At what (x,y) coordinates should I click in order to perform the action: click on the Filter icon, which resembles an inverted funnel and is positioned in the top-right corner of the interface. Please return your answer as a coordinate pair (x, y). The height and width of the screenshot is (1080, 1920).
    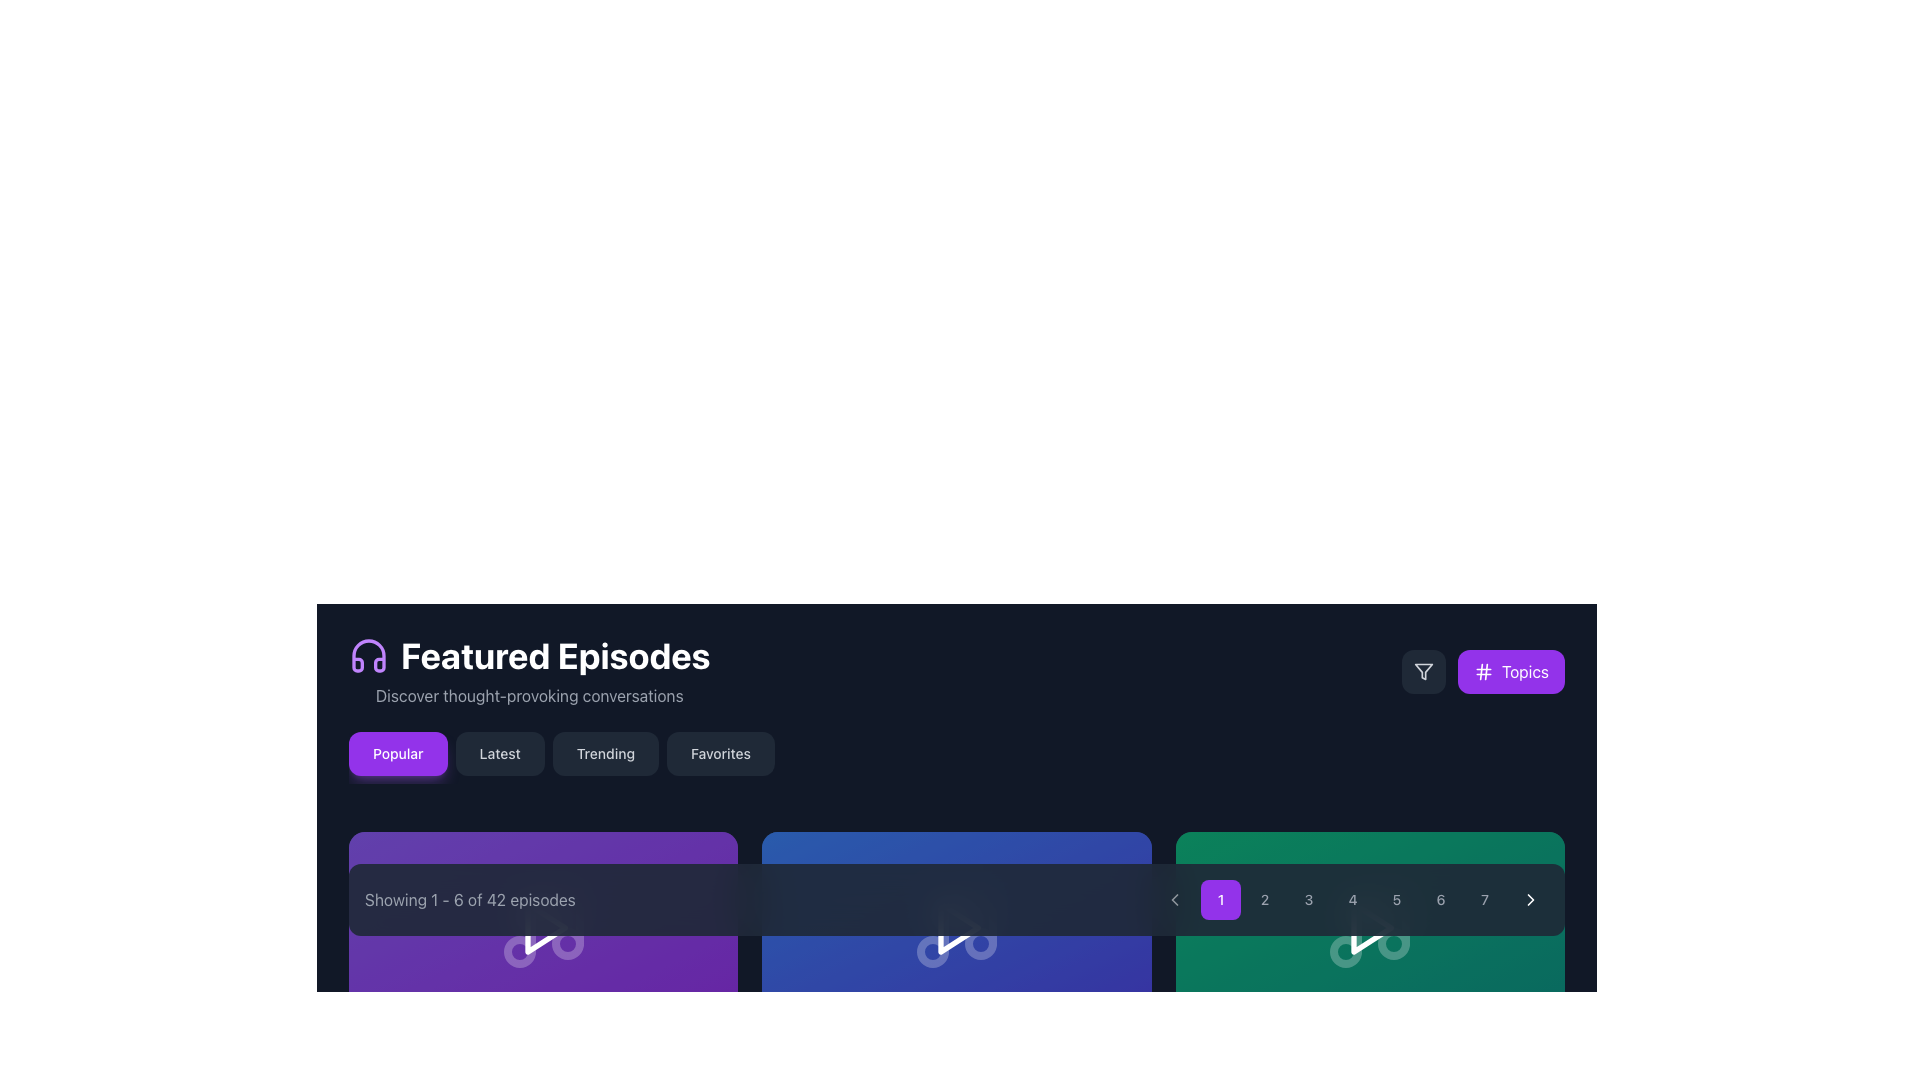
    Looking at the image, I should click on (1422, 671).